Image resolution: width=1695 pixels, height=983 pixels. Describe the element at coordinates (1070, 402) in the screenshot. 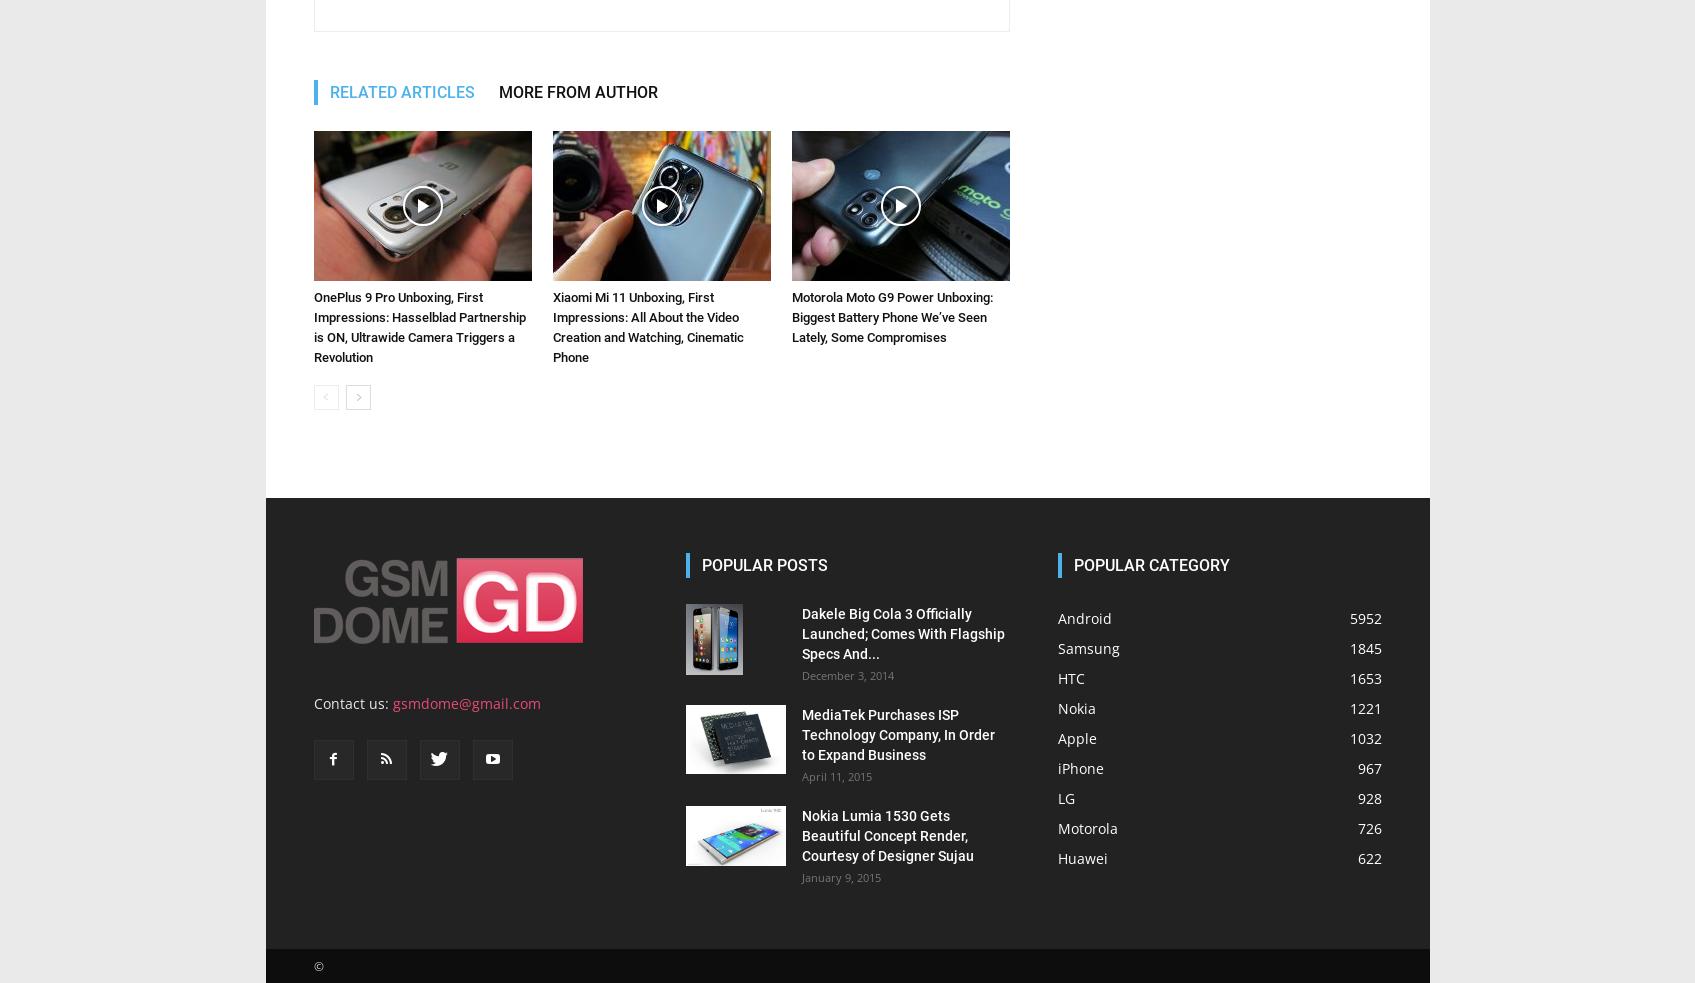

I see `'HTC'` at that location.